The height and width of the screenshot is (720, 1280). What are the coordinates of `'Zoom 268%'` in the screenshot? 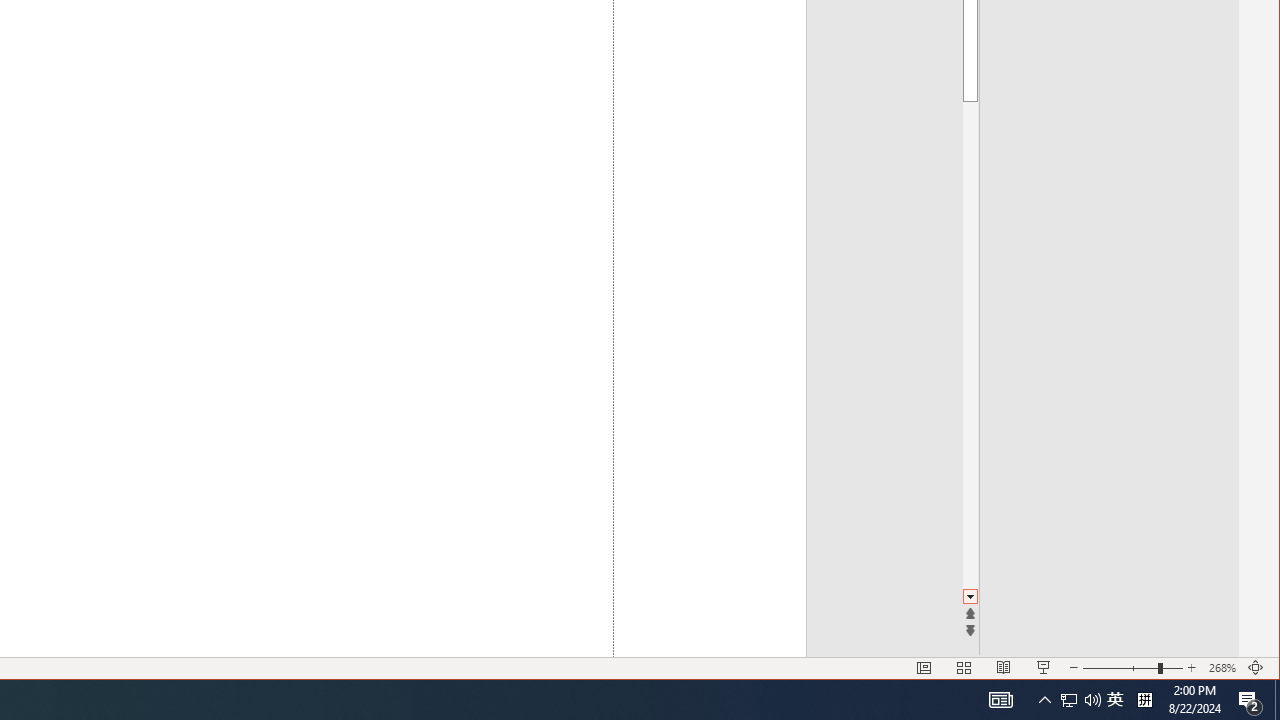 It's located at (1221, 668).